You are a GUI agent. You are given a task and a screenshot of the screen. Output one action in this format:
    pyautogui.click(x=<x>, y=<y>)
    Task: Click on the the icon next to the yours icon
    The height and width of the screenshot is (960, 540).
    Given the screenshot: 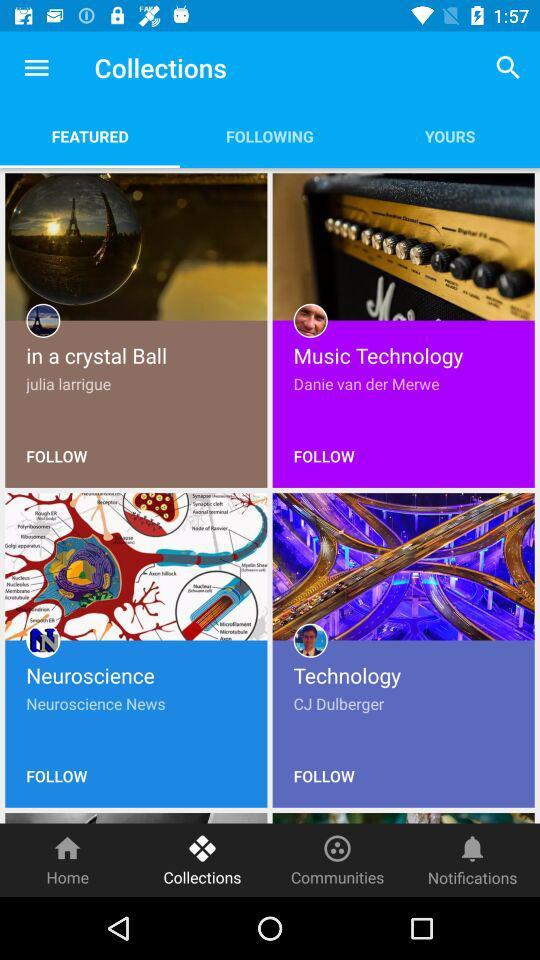 What is the action you would take?
    pyautogui.click(x=270, y=135)
    